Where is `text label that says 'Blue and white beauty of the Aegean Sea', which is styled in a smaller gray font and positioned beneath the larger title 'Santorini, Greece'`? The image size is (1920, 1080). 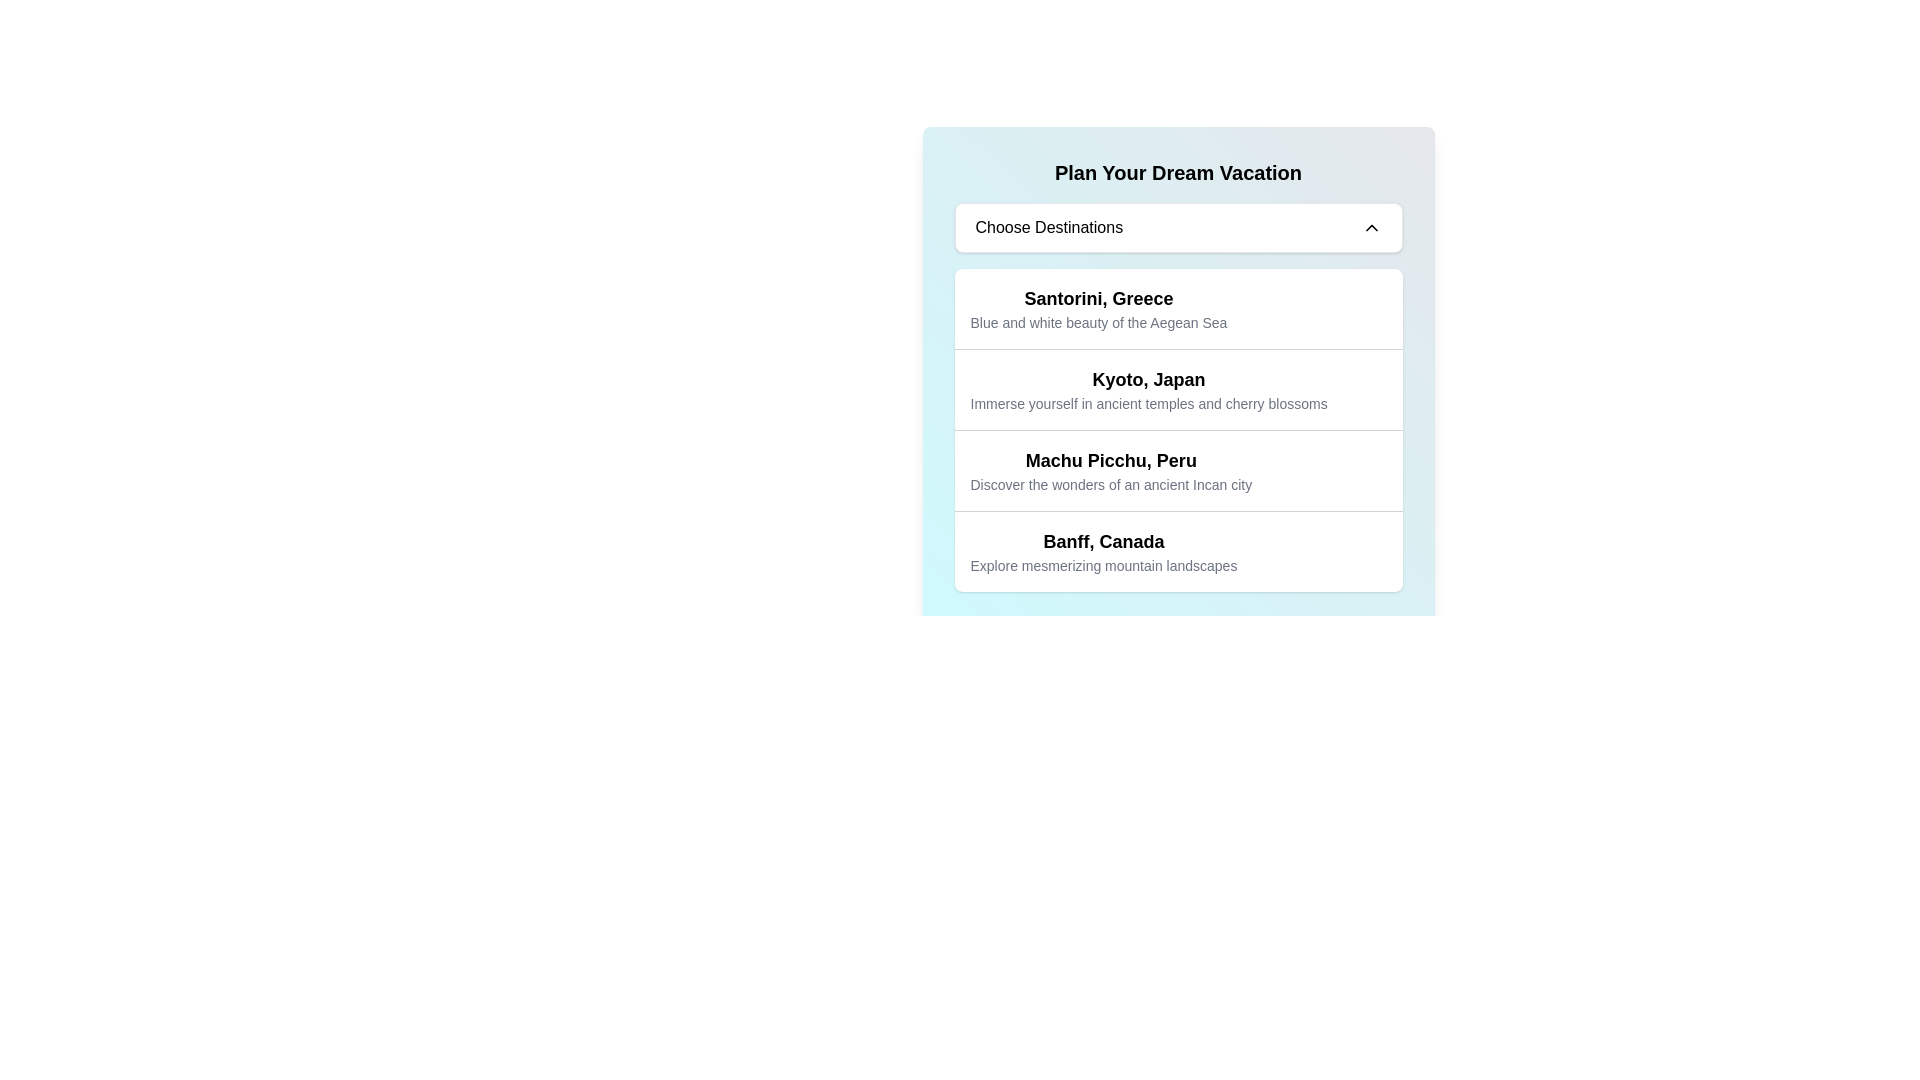
text label that says 'Blue and white beauty of the Aegean Sea', which is styled in a smaller gray font and positioned beneath the larger title 'Santorini, Greece' is located at coordinates (1098, 322).